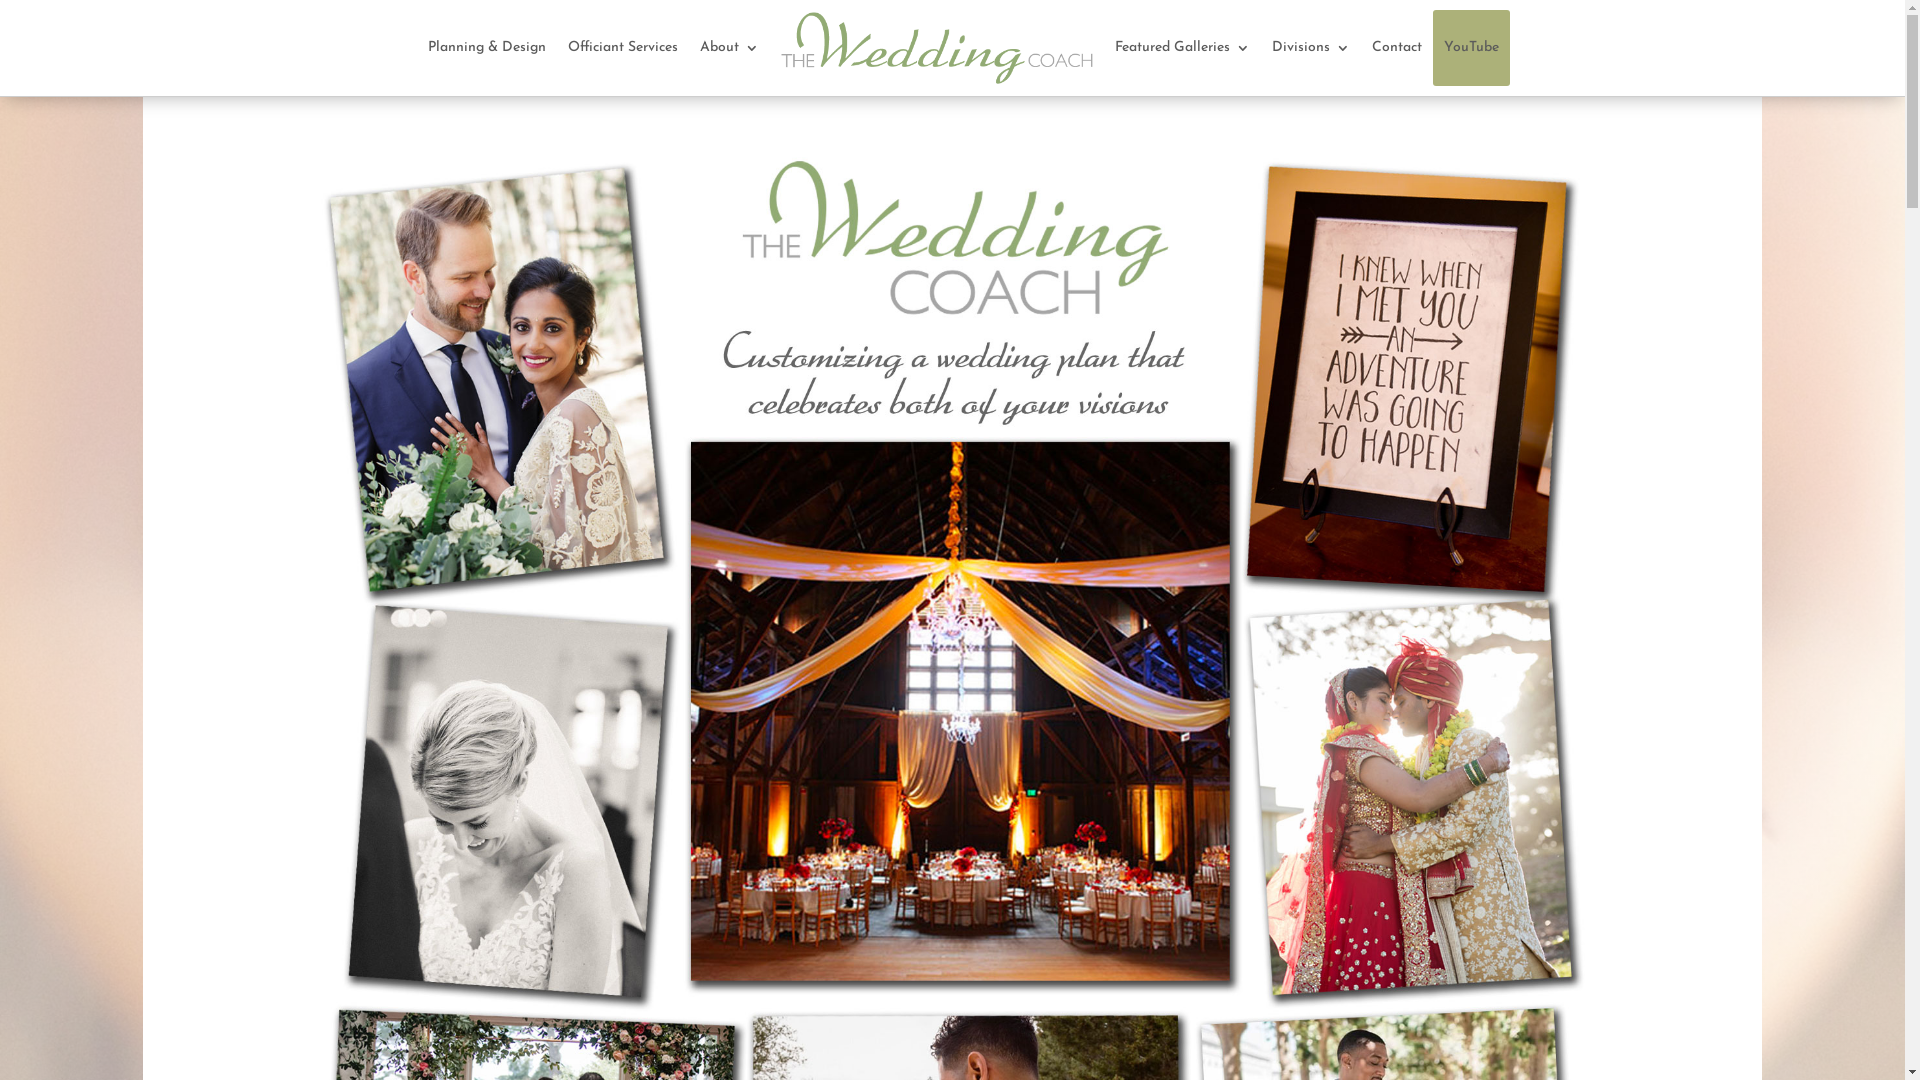 Image resolution: width=1920 pixels, height=1080 pixels. I want to click on 'Planning & Design', so click(426, 46).